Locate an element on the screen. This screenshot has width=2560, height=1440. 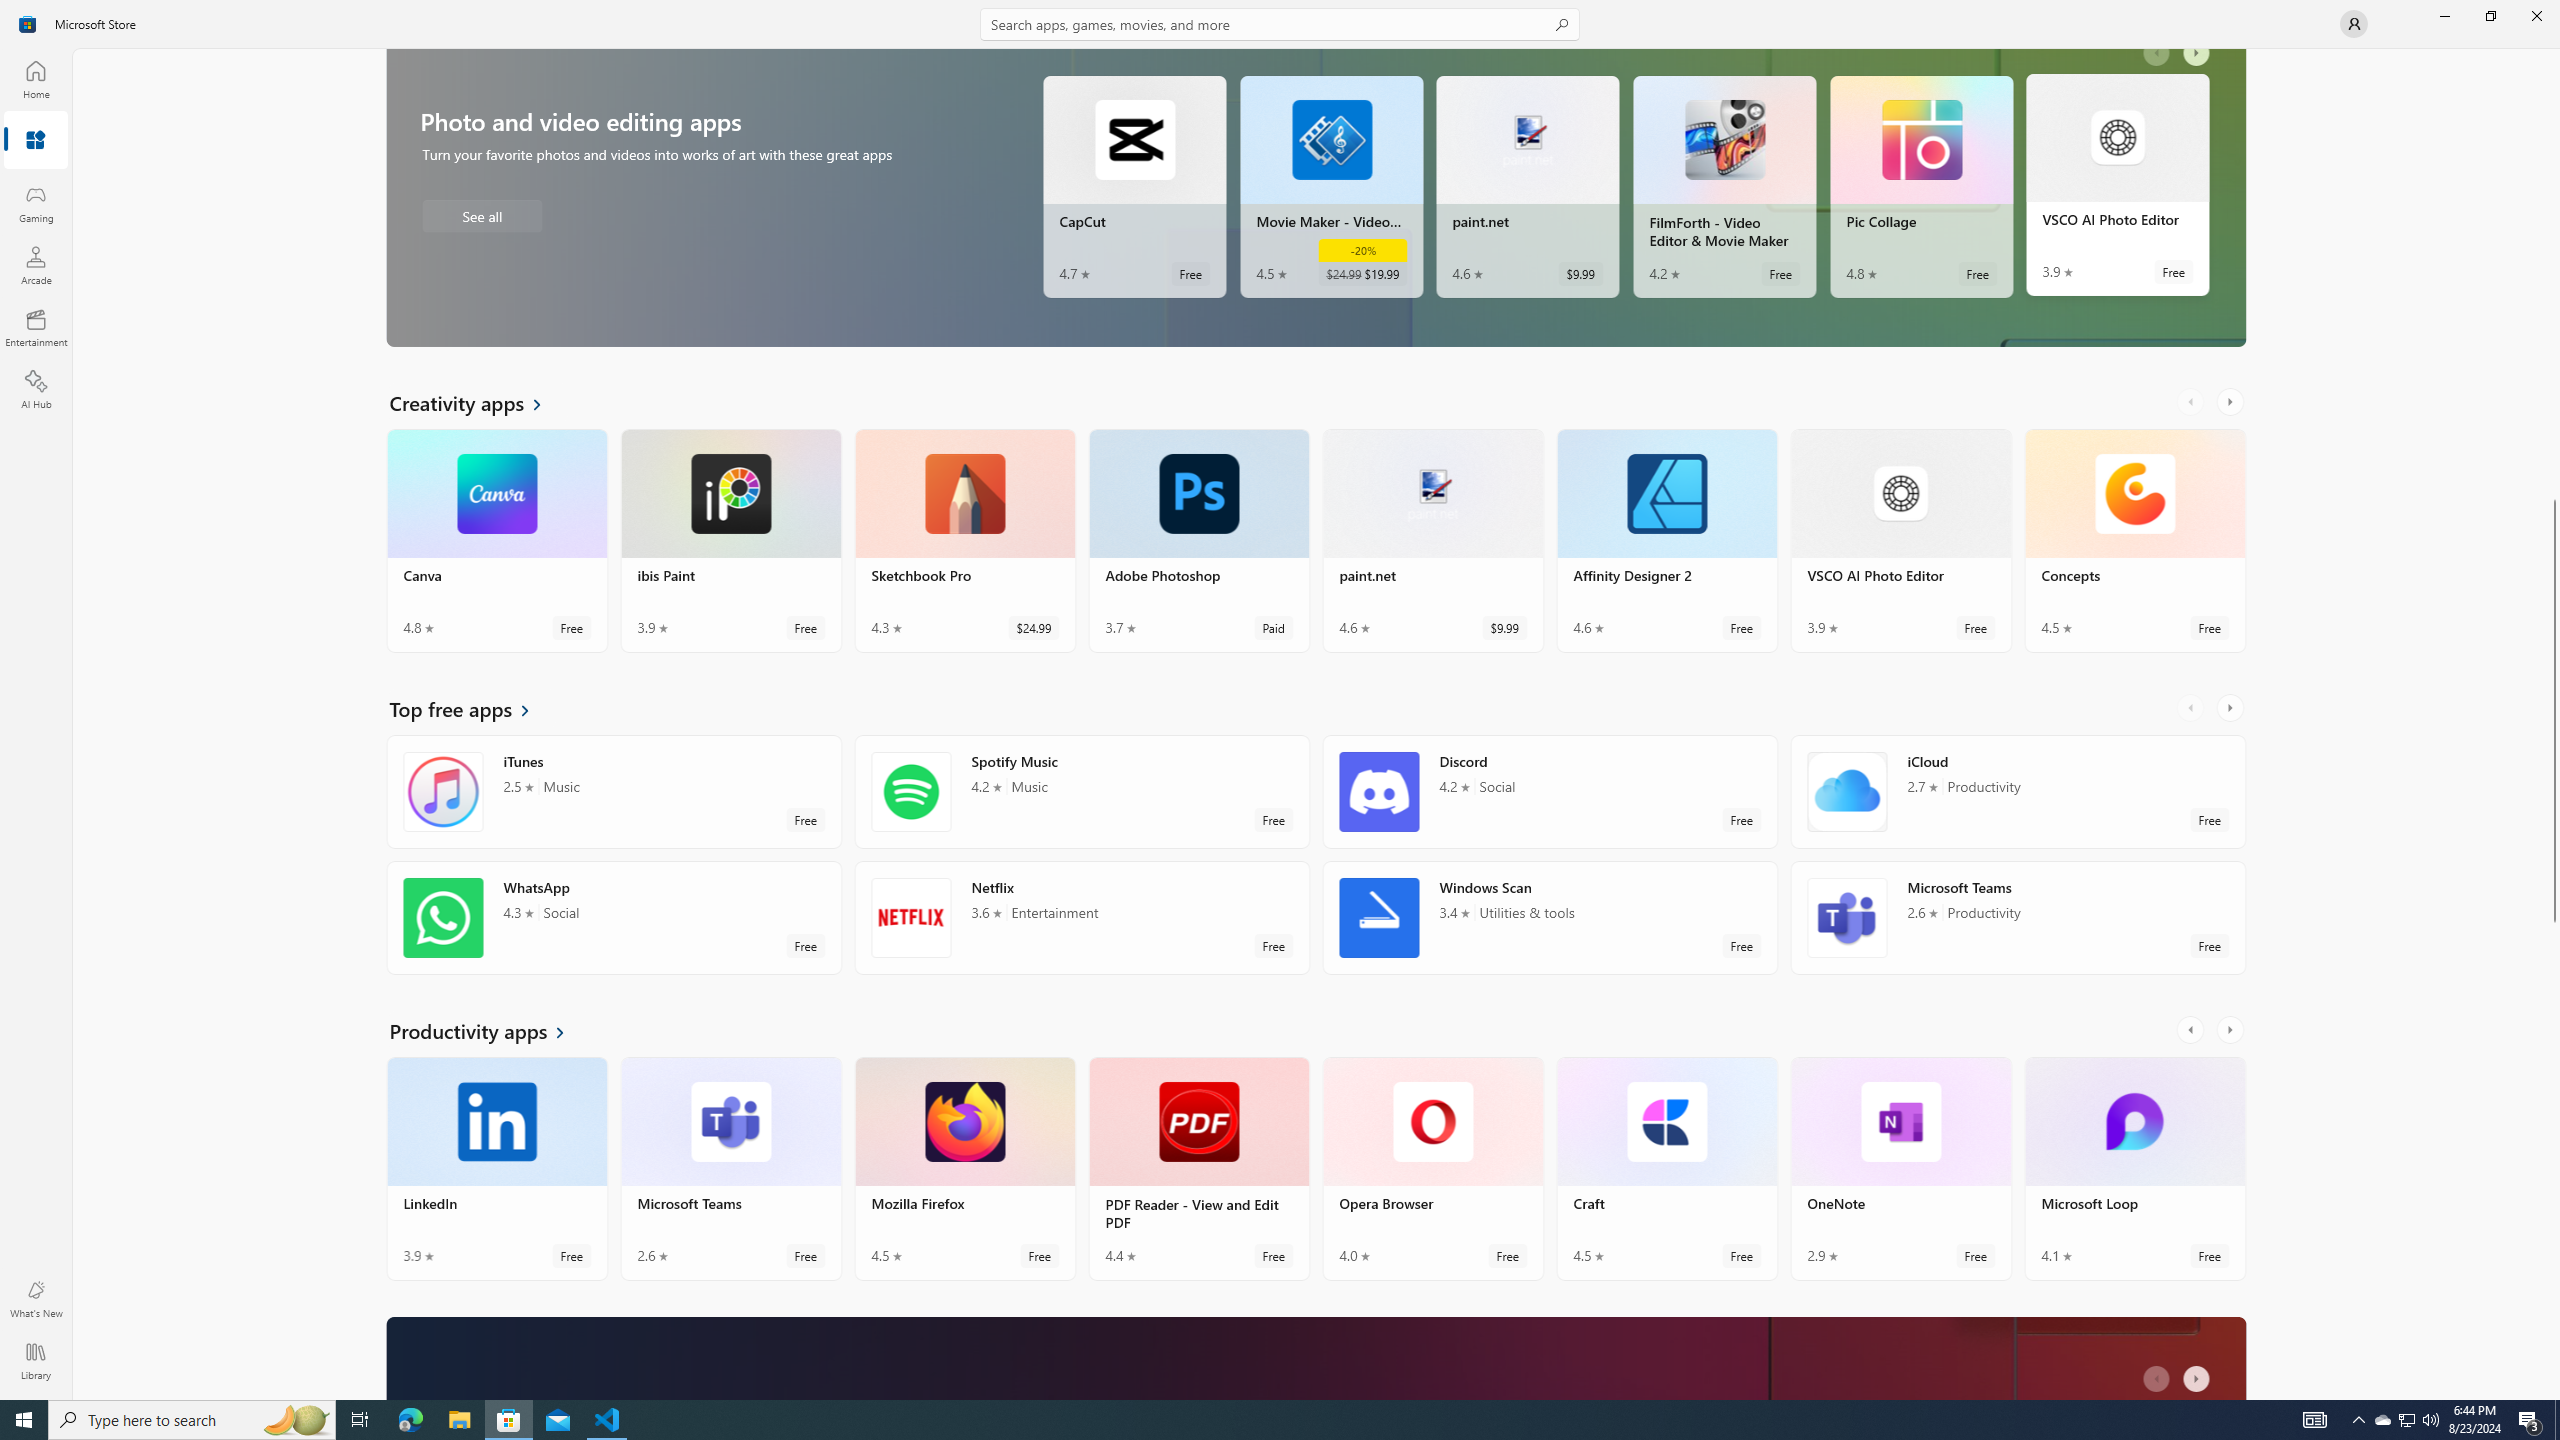
'ibis Paint. Average rating of 3.9 out of five stars. Free  ' is located at coordinates (729, 547).